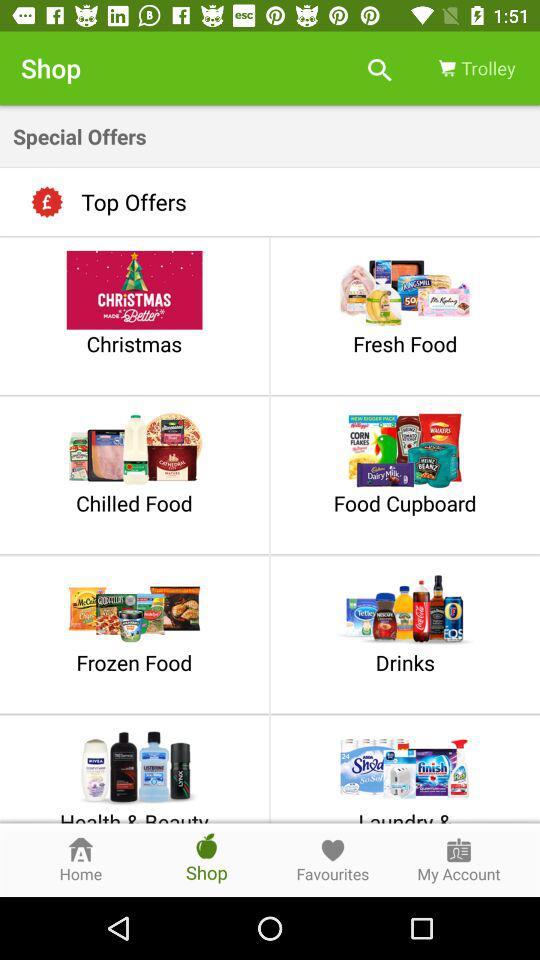 Image resolution: width=540 pixels, height=960 pixels. Describe the element at coordinates (379, 68) in the screenshot. I see `the icon above the special offers icon` at that location.